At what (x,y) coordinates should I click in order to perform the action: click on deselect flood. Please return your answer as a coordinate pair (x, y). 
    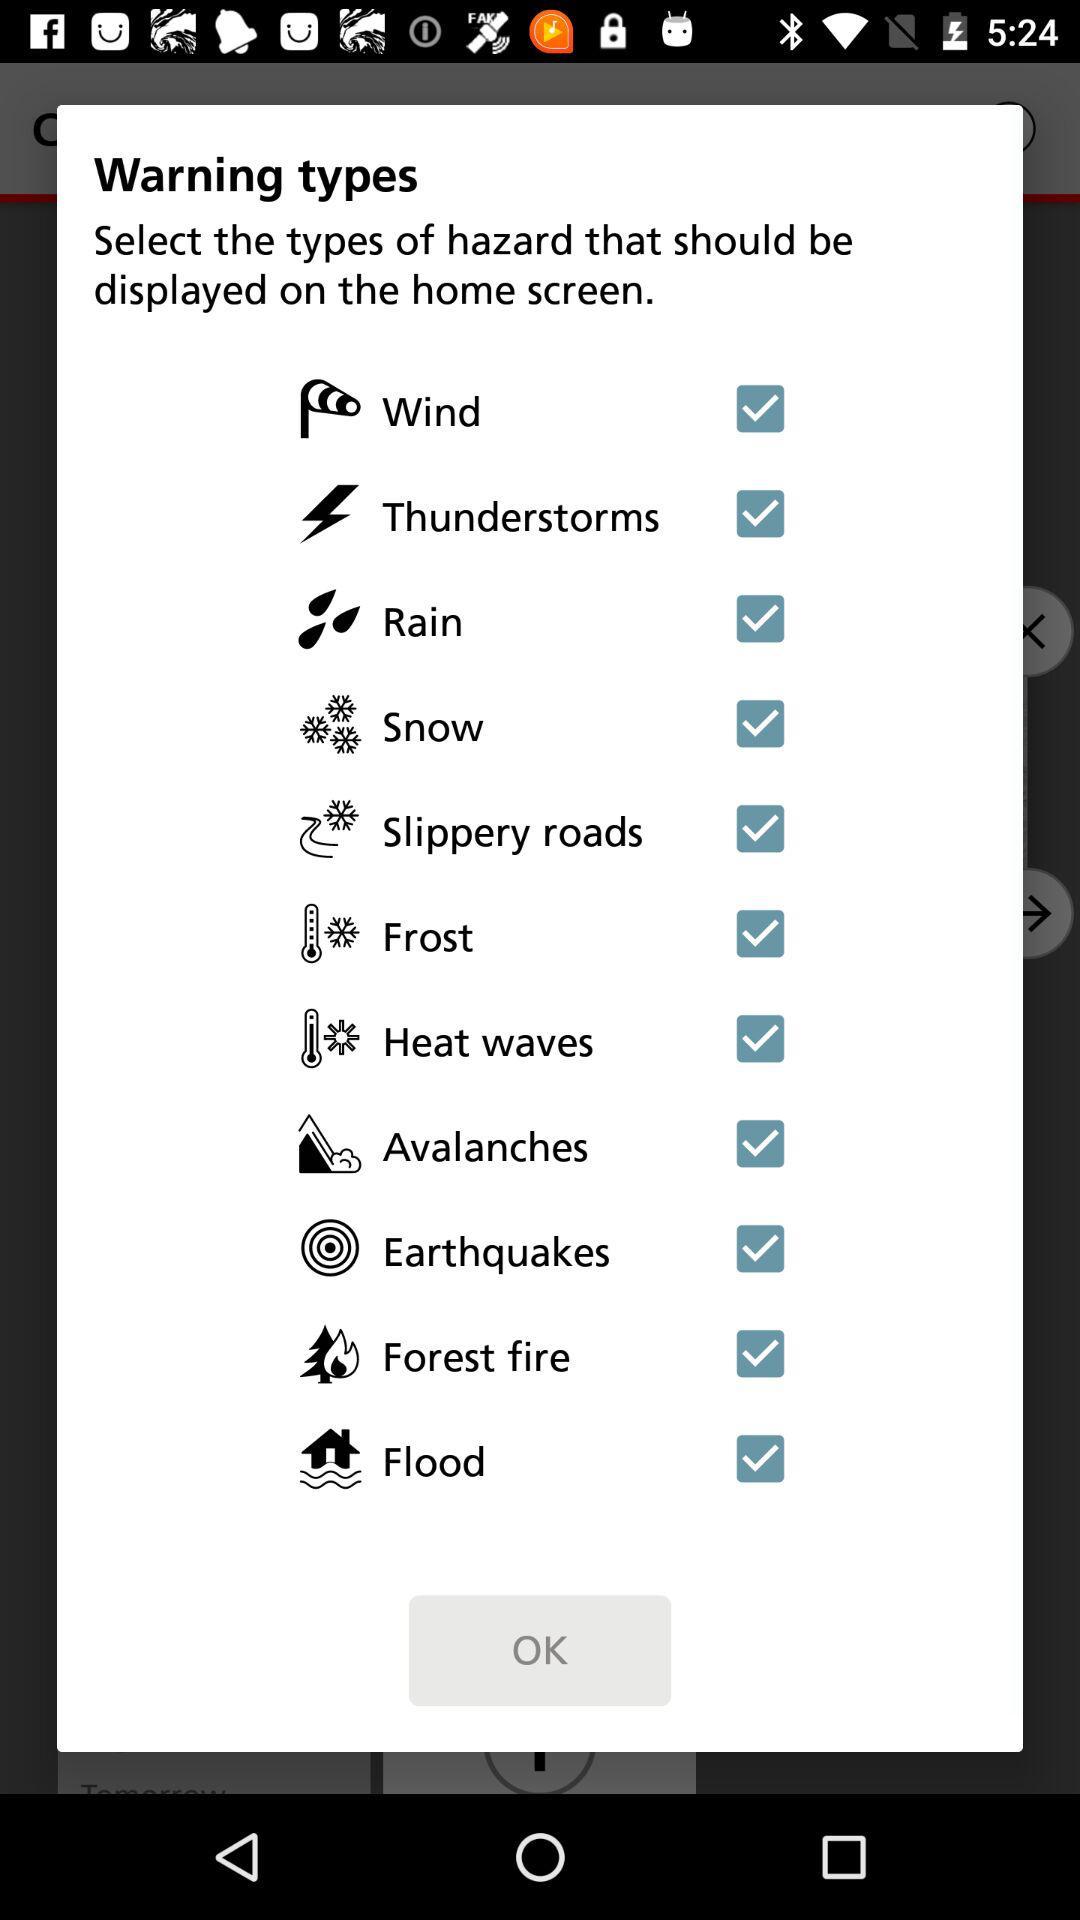
    Looking at the image, I should click on (760, 1458).